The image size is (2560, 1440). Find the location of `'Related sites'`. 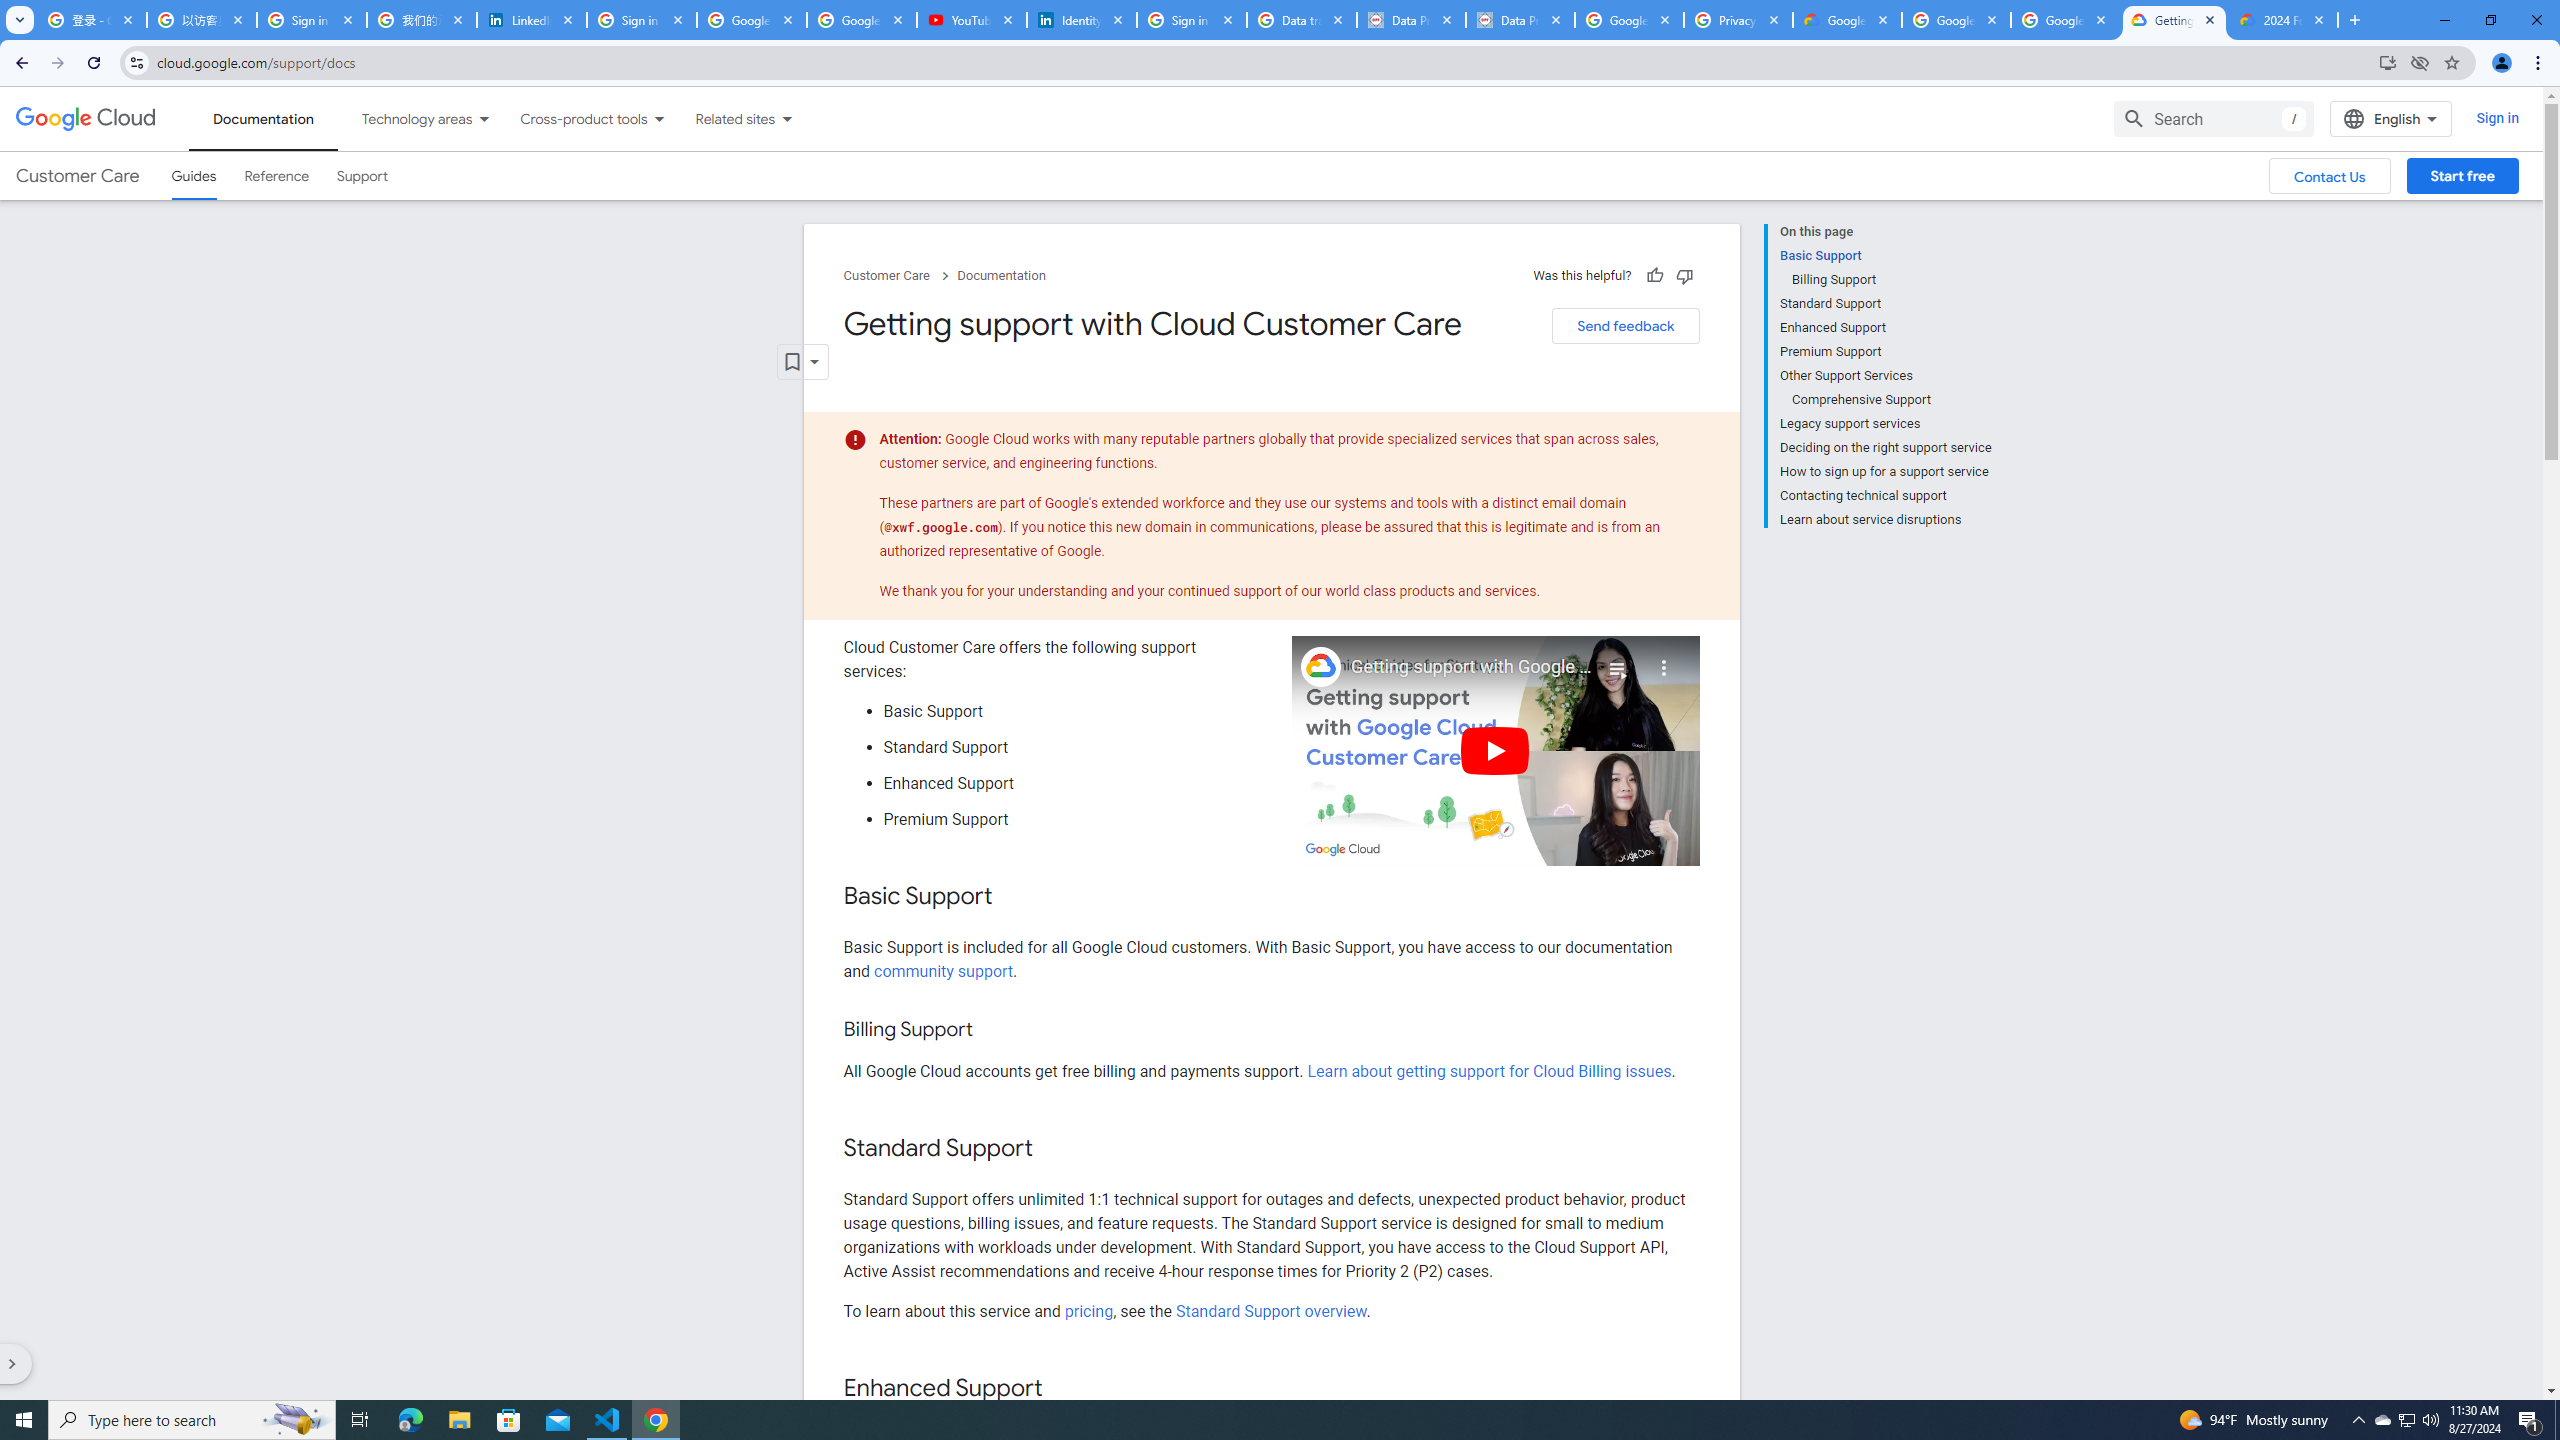

'Related sites' is located at coordinates (722, 118).